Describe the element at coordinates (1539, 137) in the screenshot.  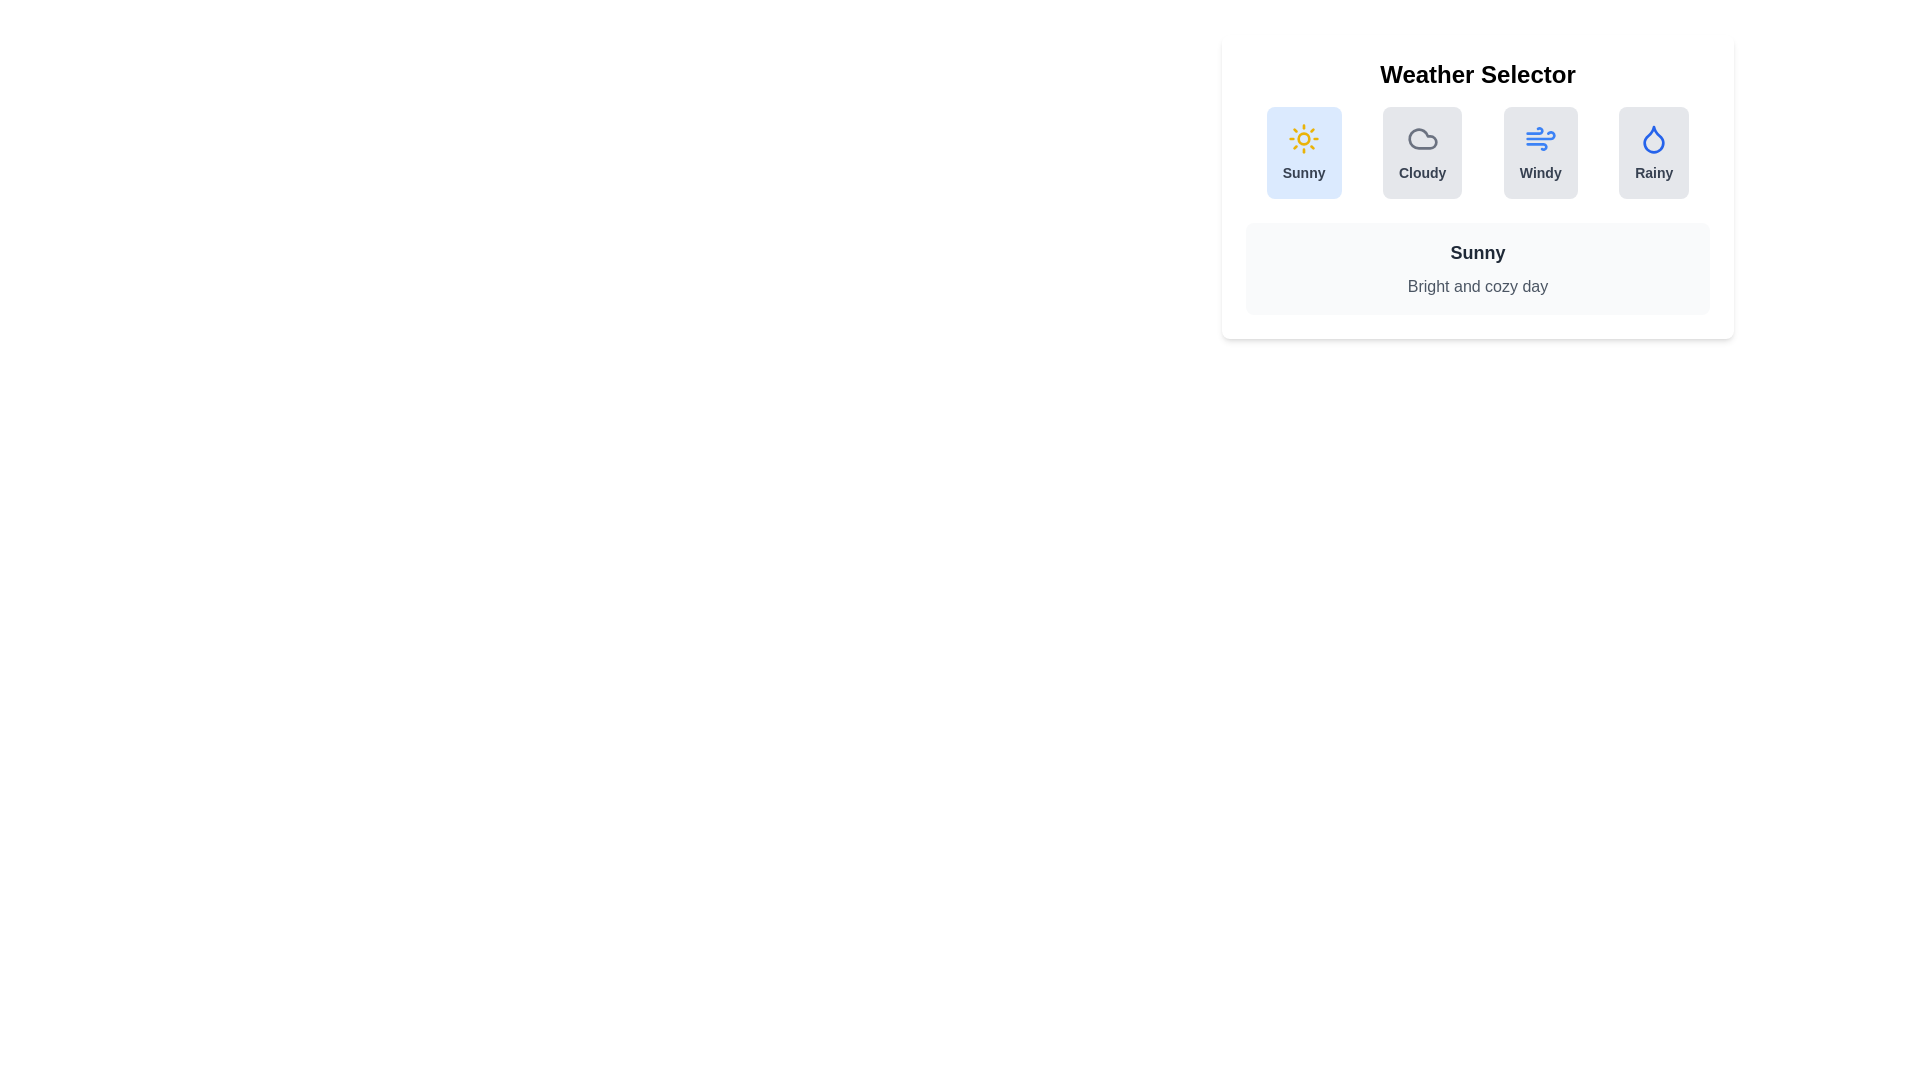
I see `the windy weather icon in the Weather Selector interface` at that location.